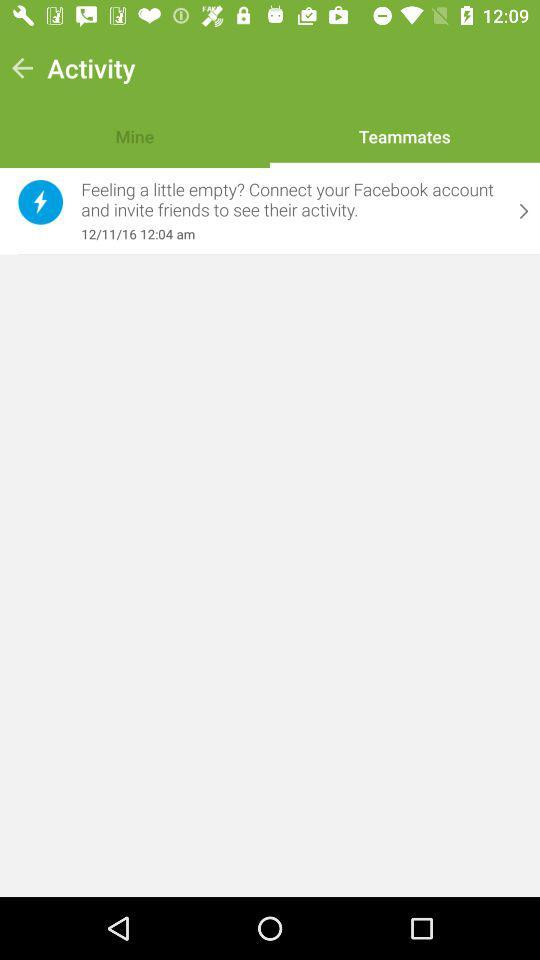 The image size is (540, 960). I want to click on 12 11 16 icon, so click(290, 234).